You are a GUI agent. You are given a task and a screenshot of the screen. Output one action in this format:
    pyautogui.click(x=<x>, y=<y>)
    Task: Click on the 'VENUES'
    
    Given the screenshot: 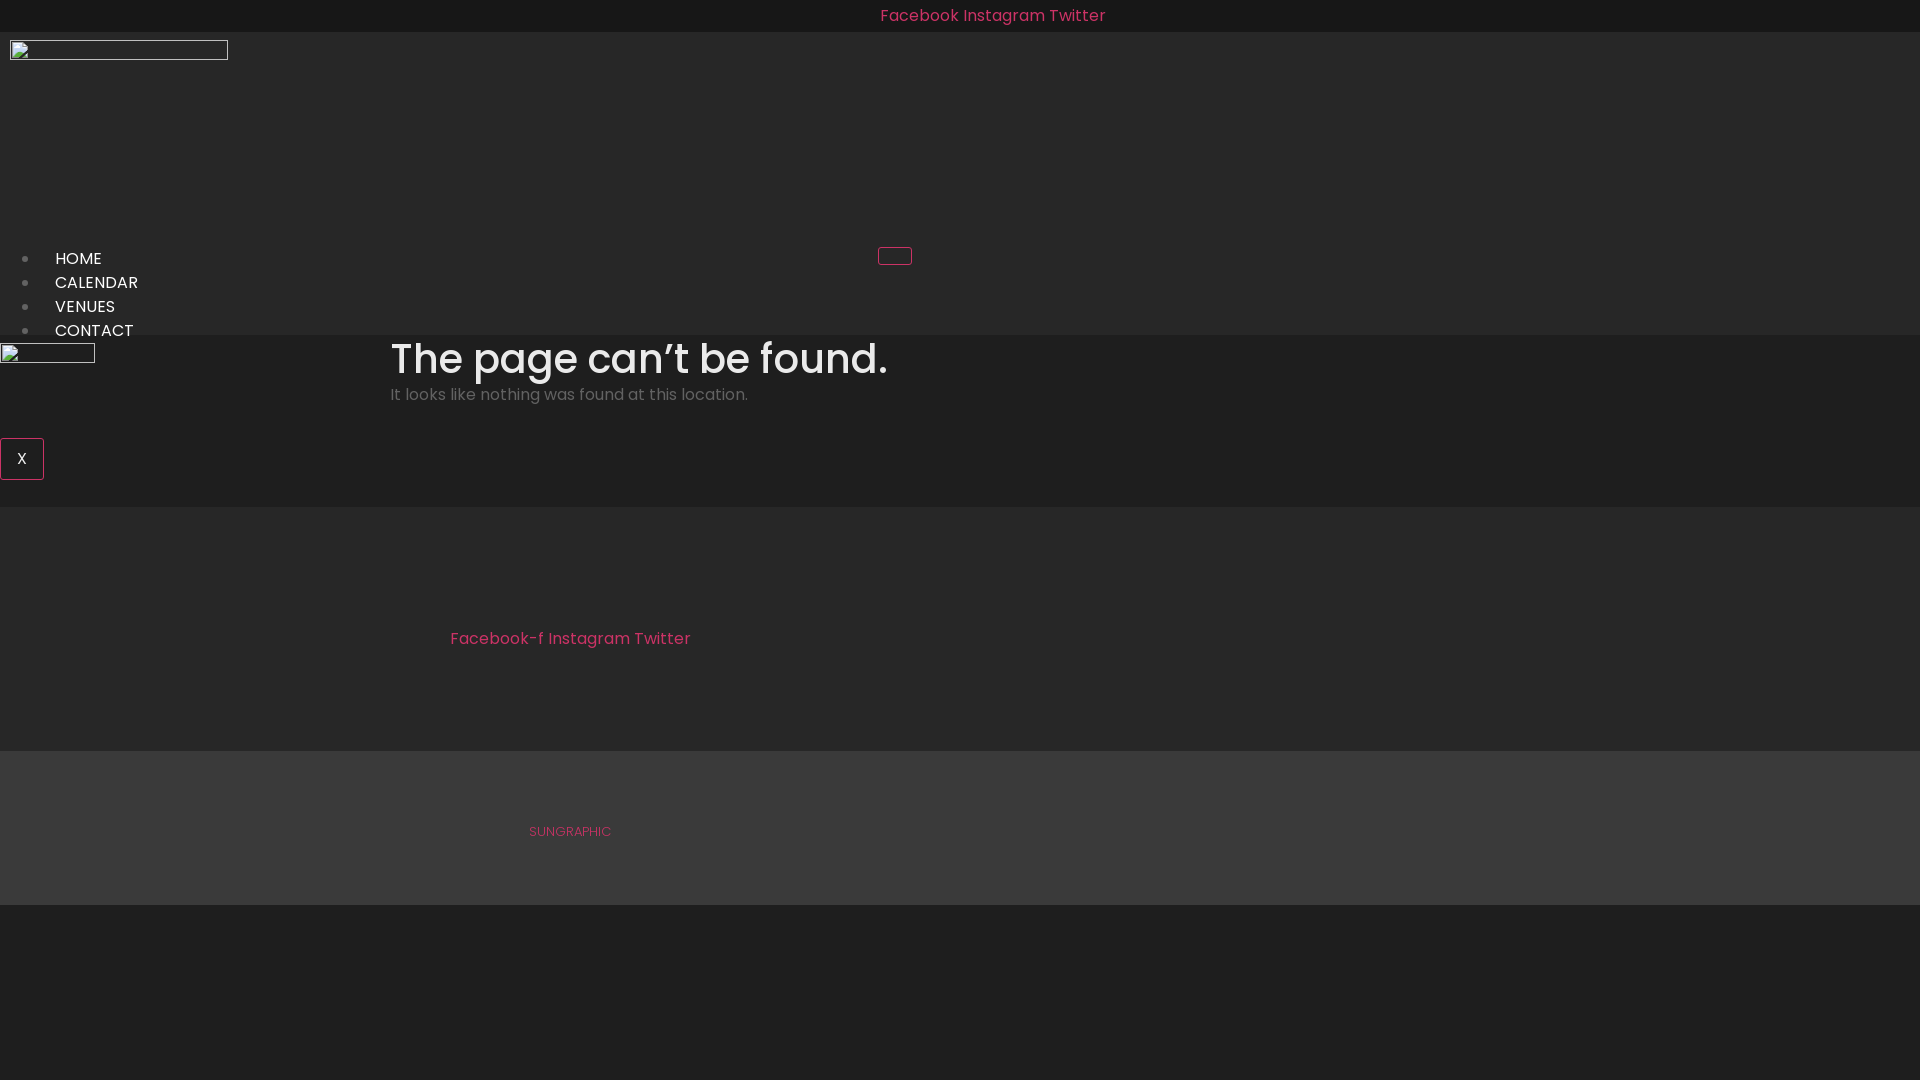 What is the action you would take?
    pyautogui.click(x=84, y=306)
    